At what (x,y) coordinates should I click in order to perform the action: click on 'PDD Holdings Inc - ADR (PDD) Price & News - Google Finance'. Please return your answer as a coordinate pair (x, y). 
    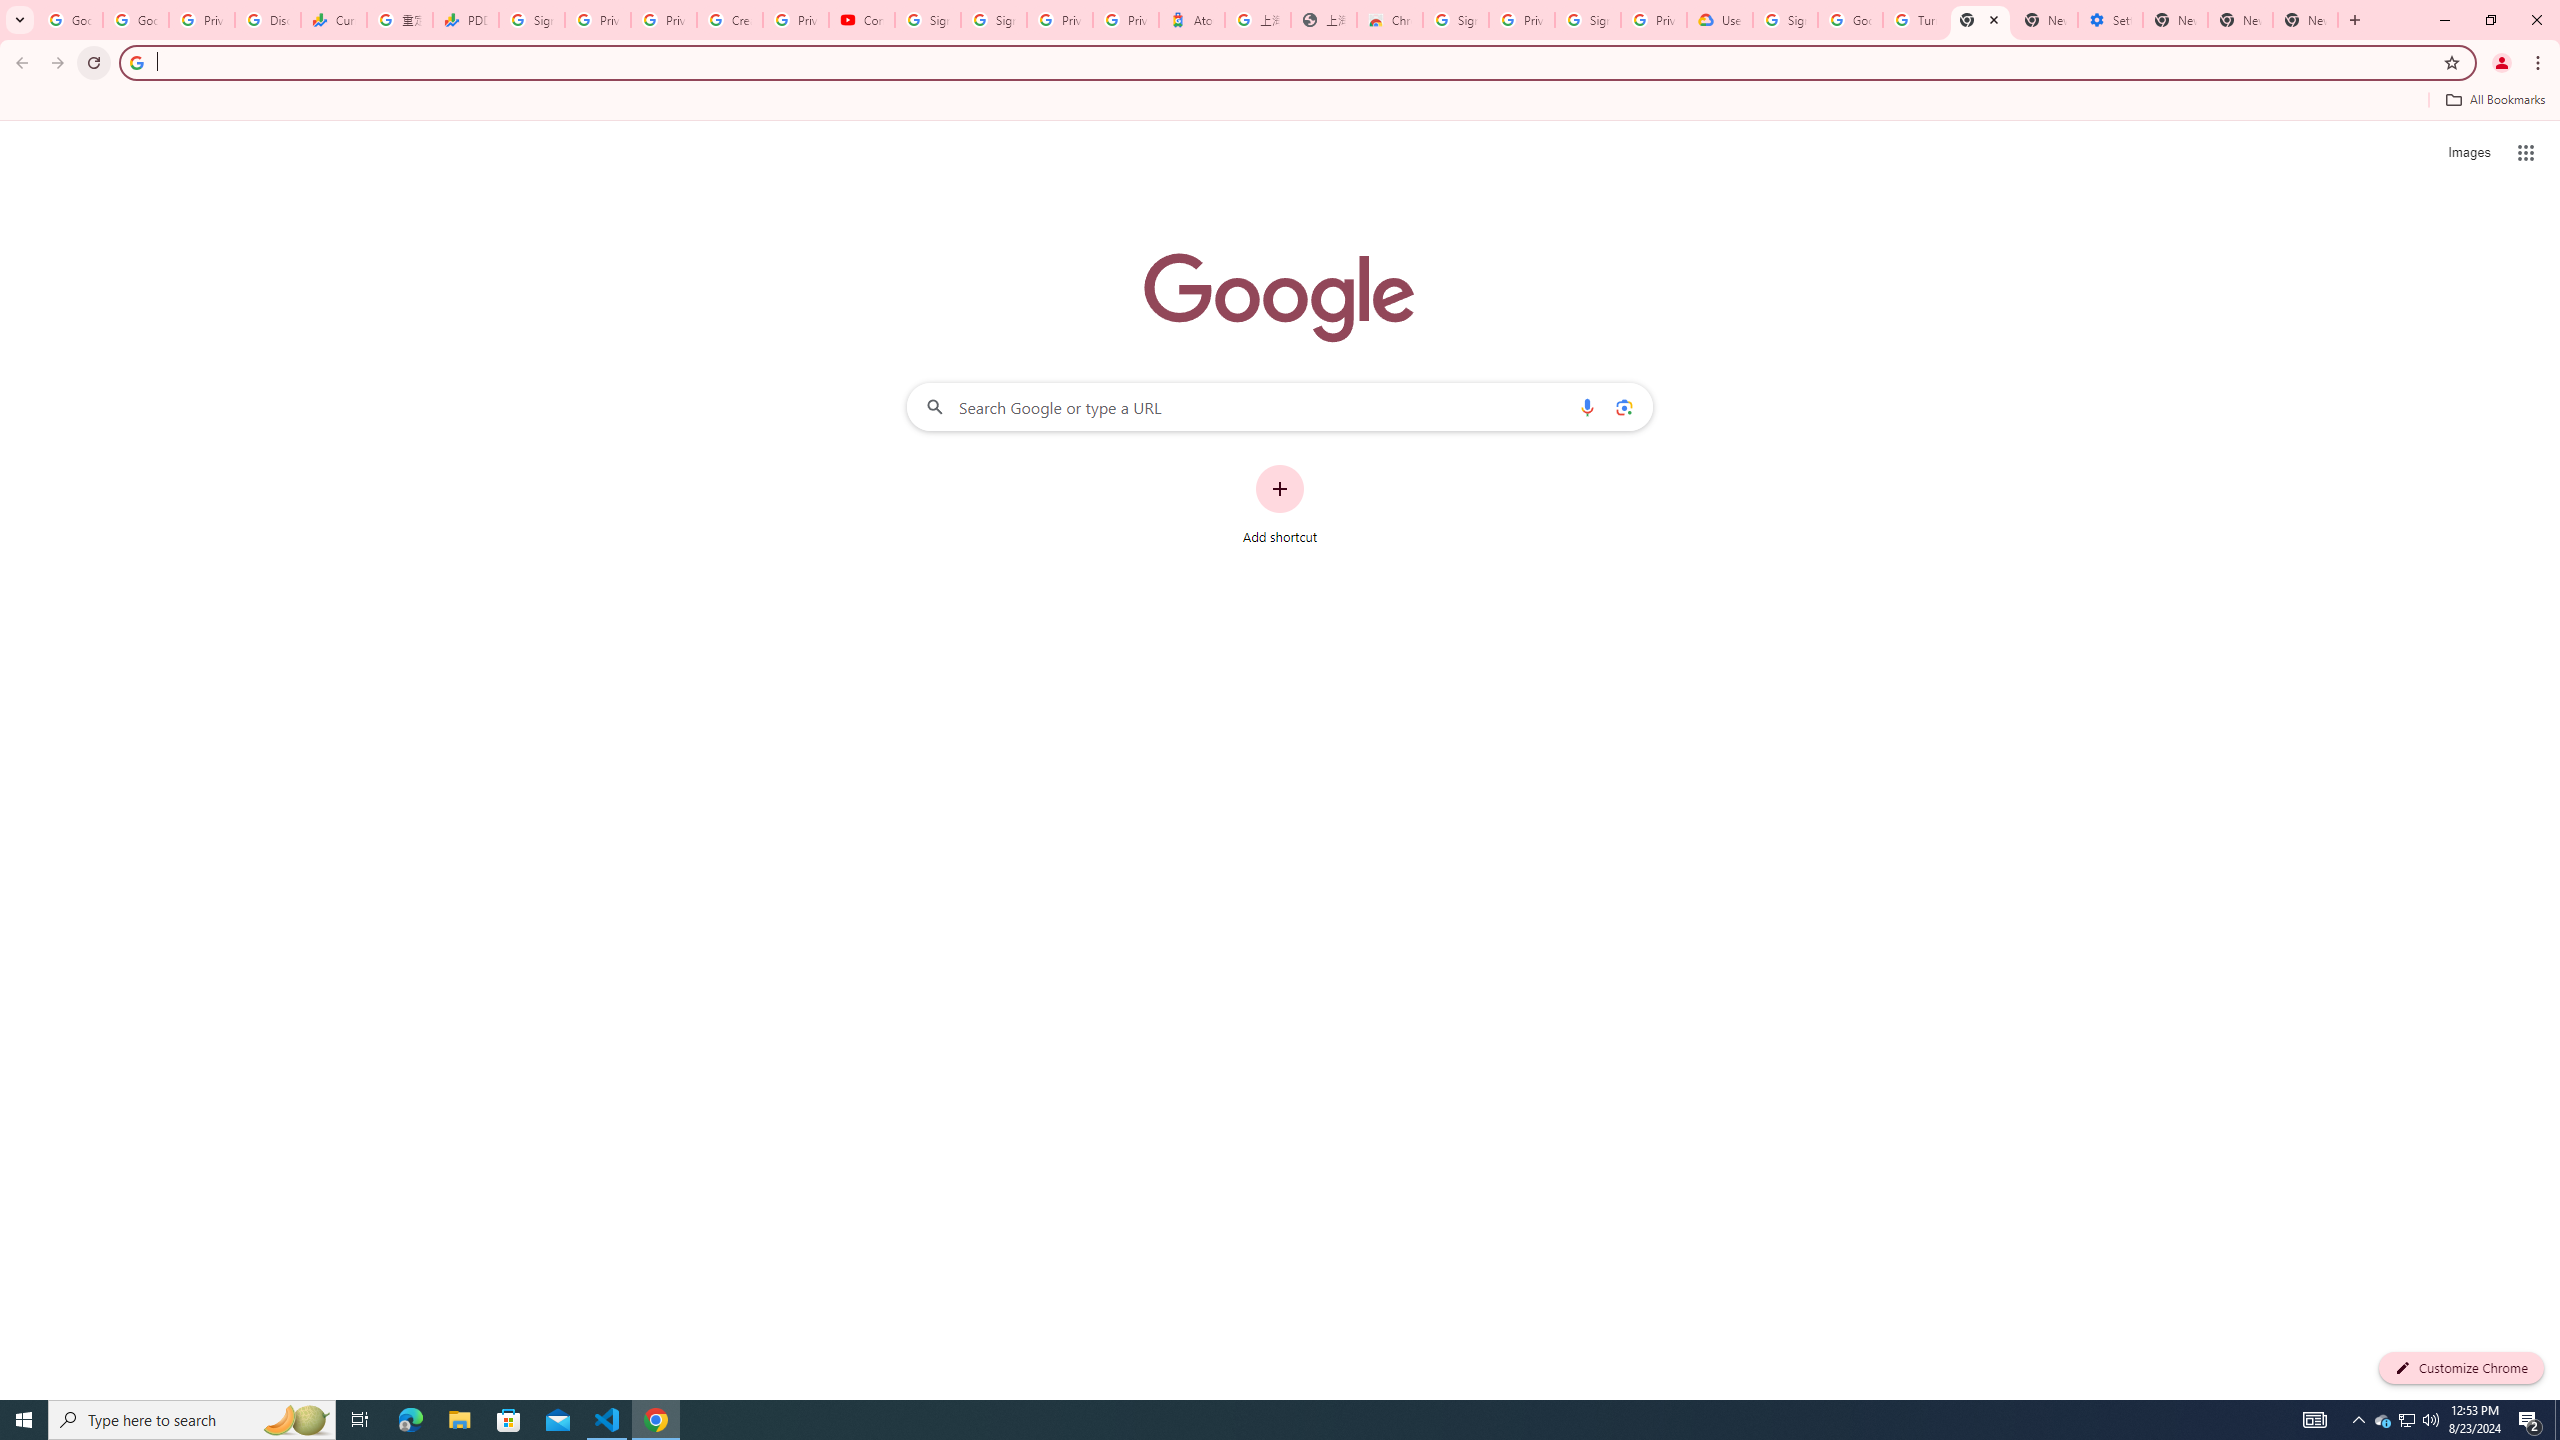
    Looking at the image, I should click on (464, 19).